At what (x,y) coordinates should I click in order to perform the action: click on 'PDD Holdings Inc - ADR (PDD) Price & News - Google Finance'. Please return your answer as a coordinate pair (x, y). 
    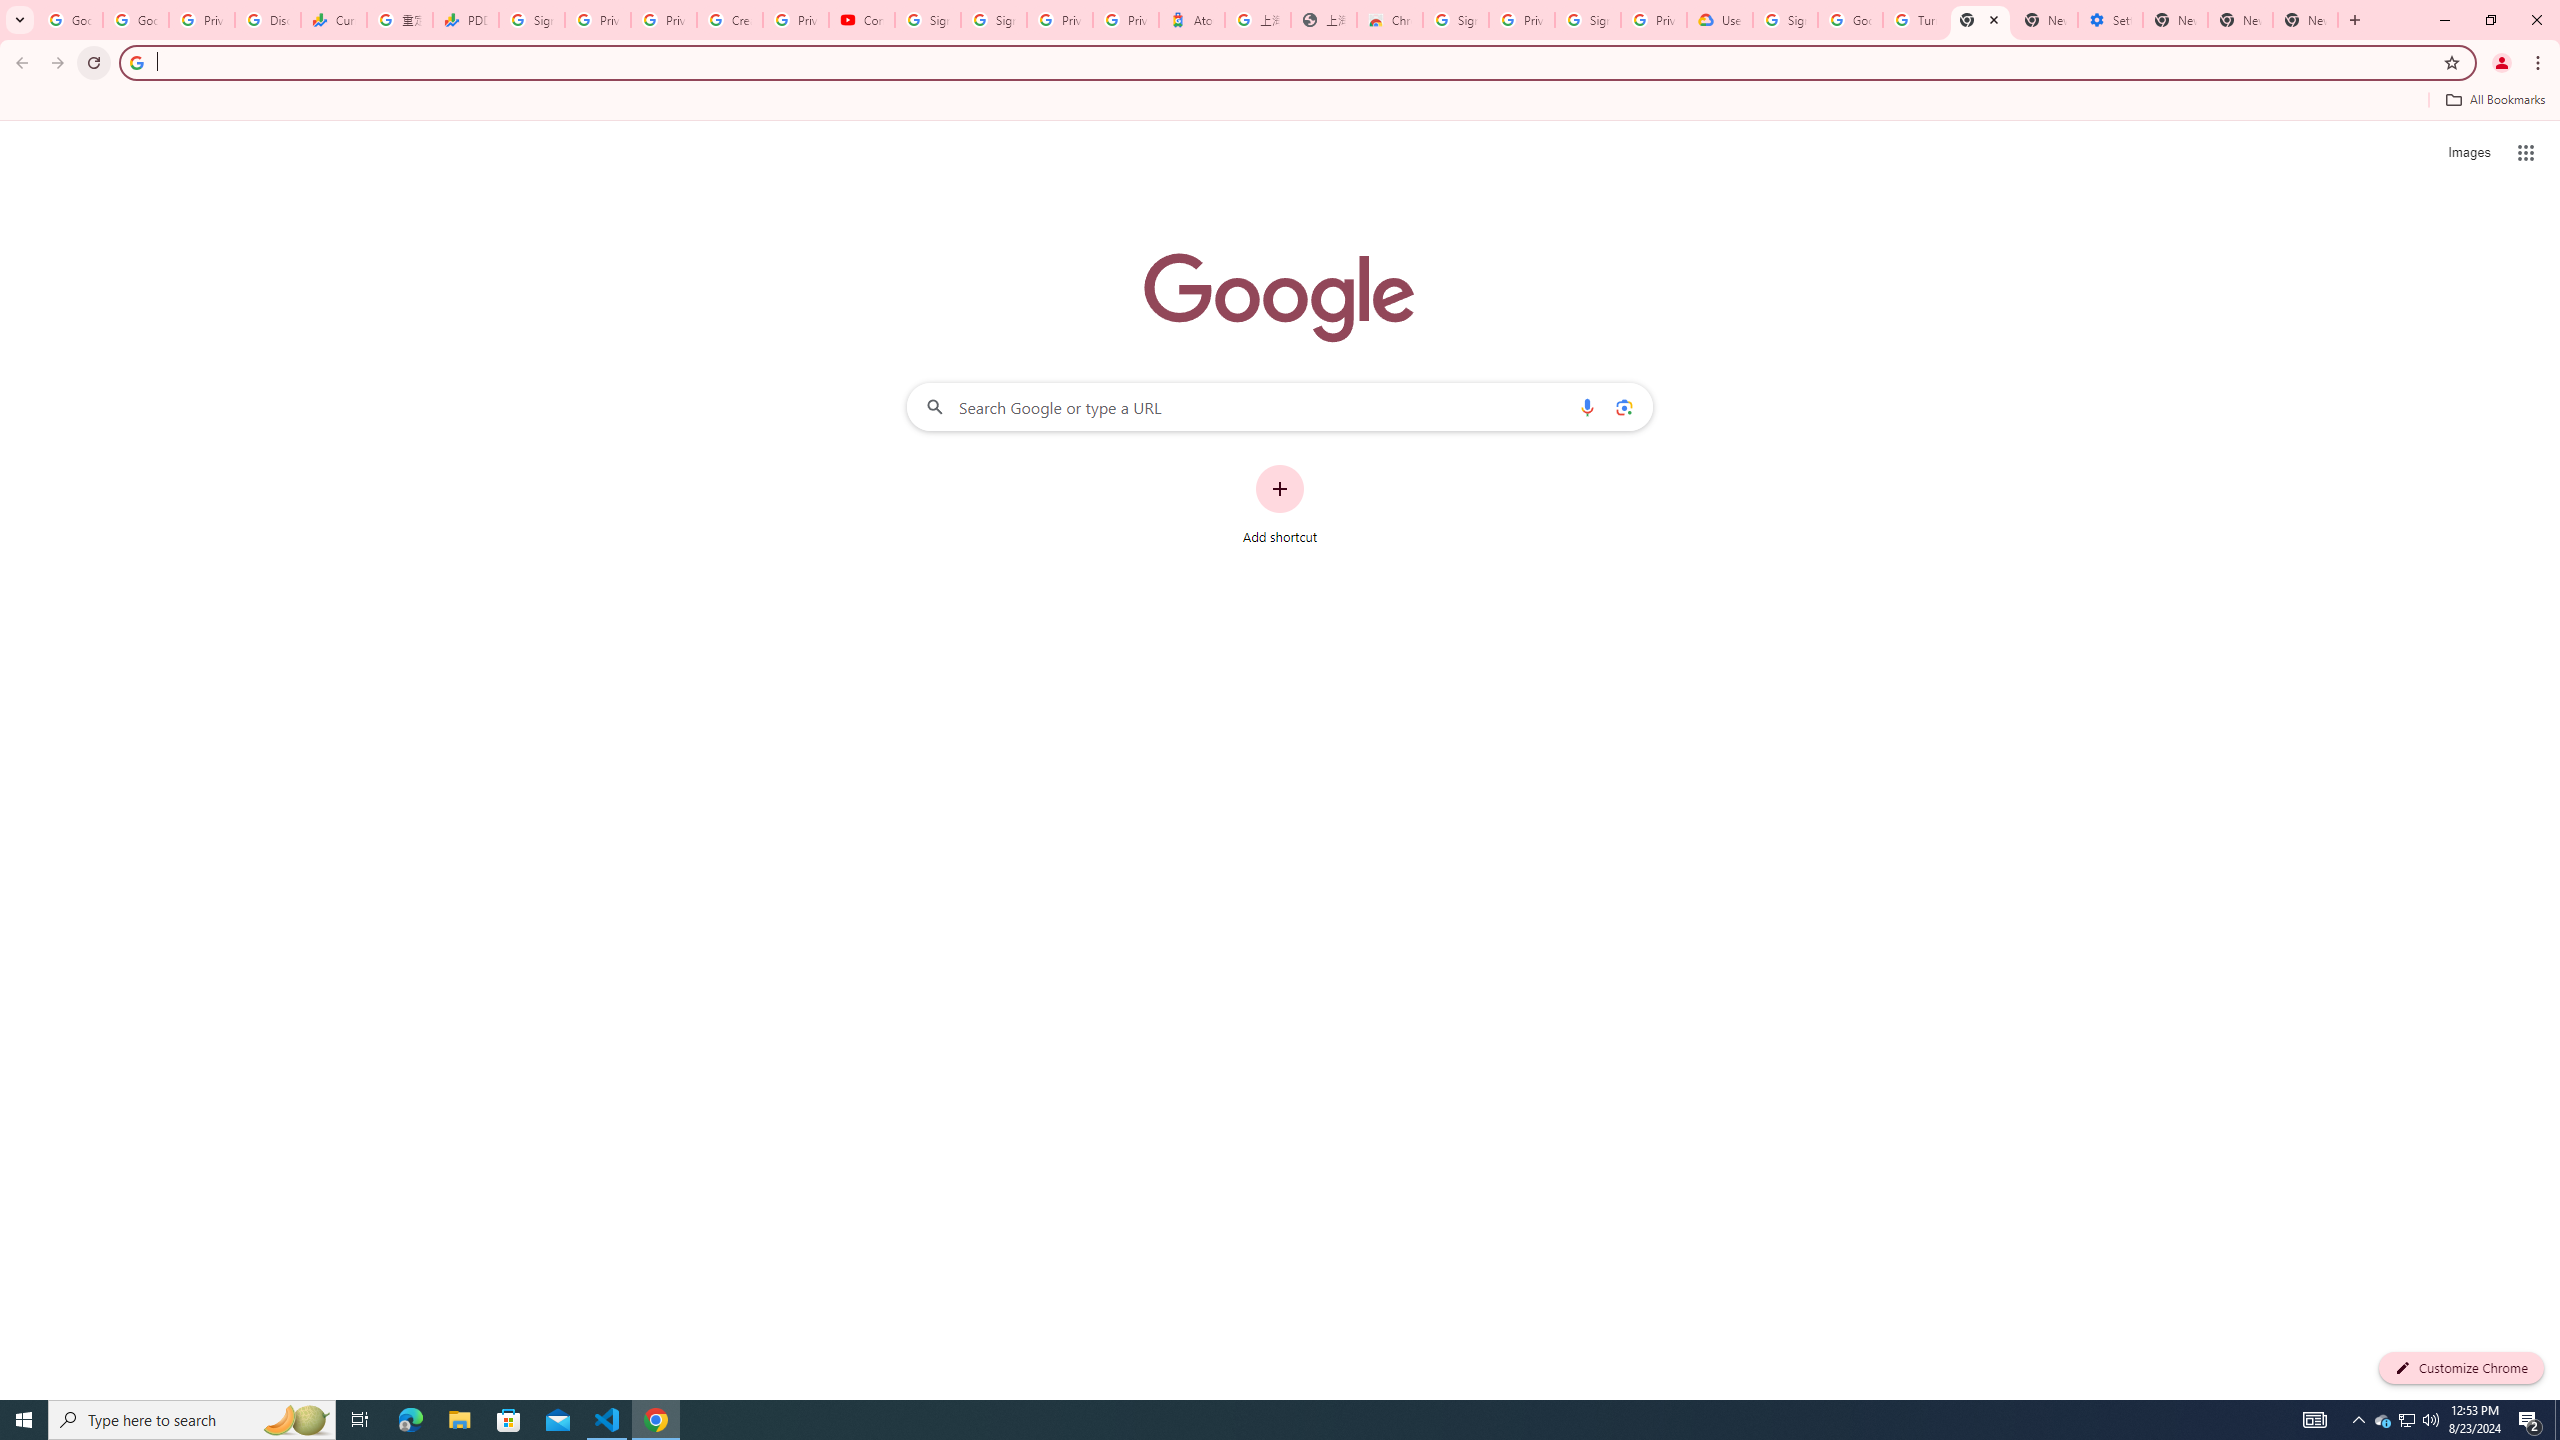
    Looking at the image, I should click on (464, 19).